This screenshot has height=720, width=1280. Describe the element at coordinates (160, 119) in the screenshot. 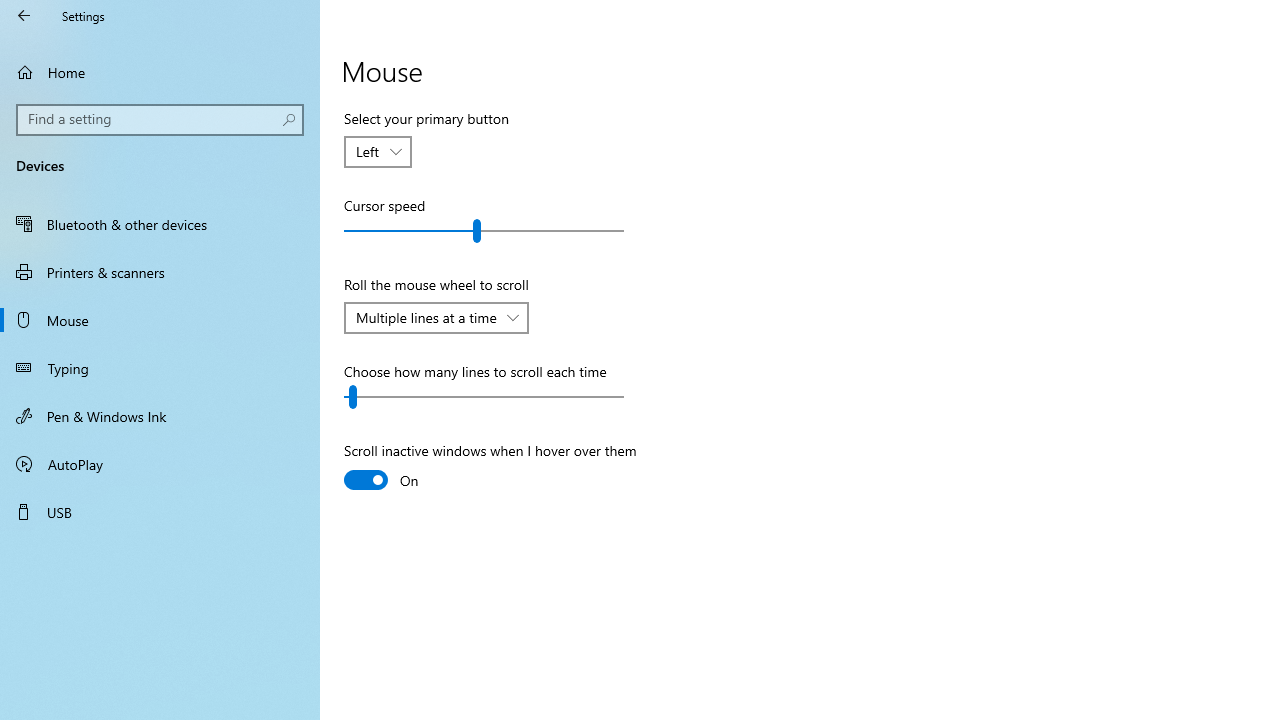

I see `'Search box, Find a setting'` at that location.